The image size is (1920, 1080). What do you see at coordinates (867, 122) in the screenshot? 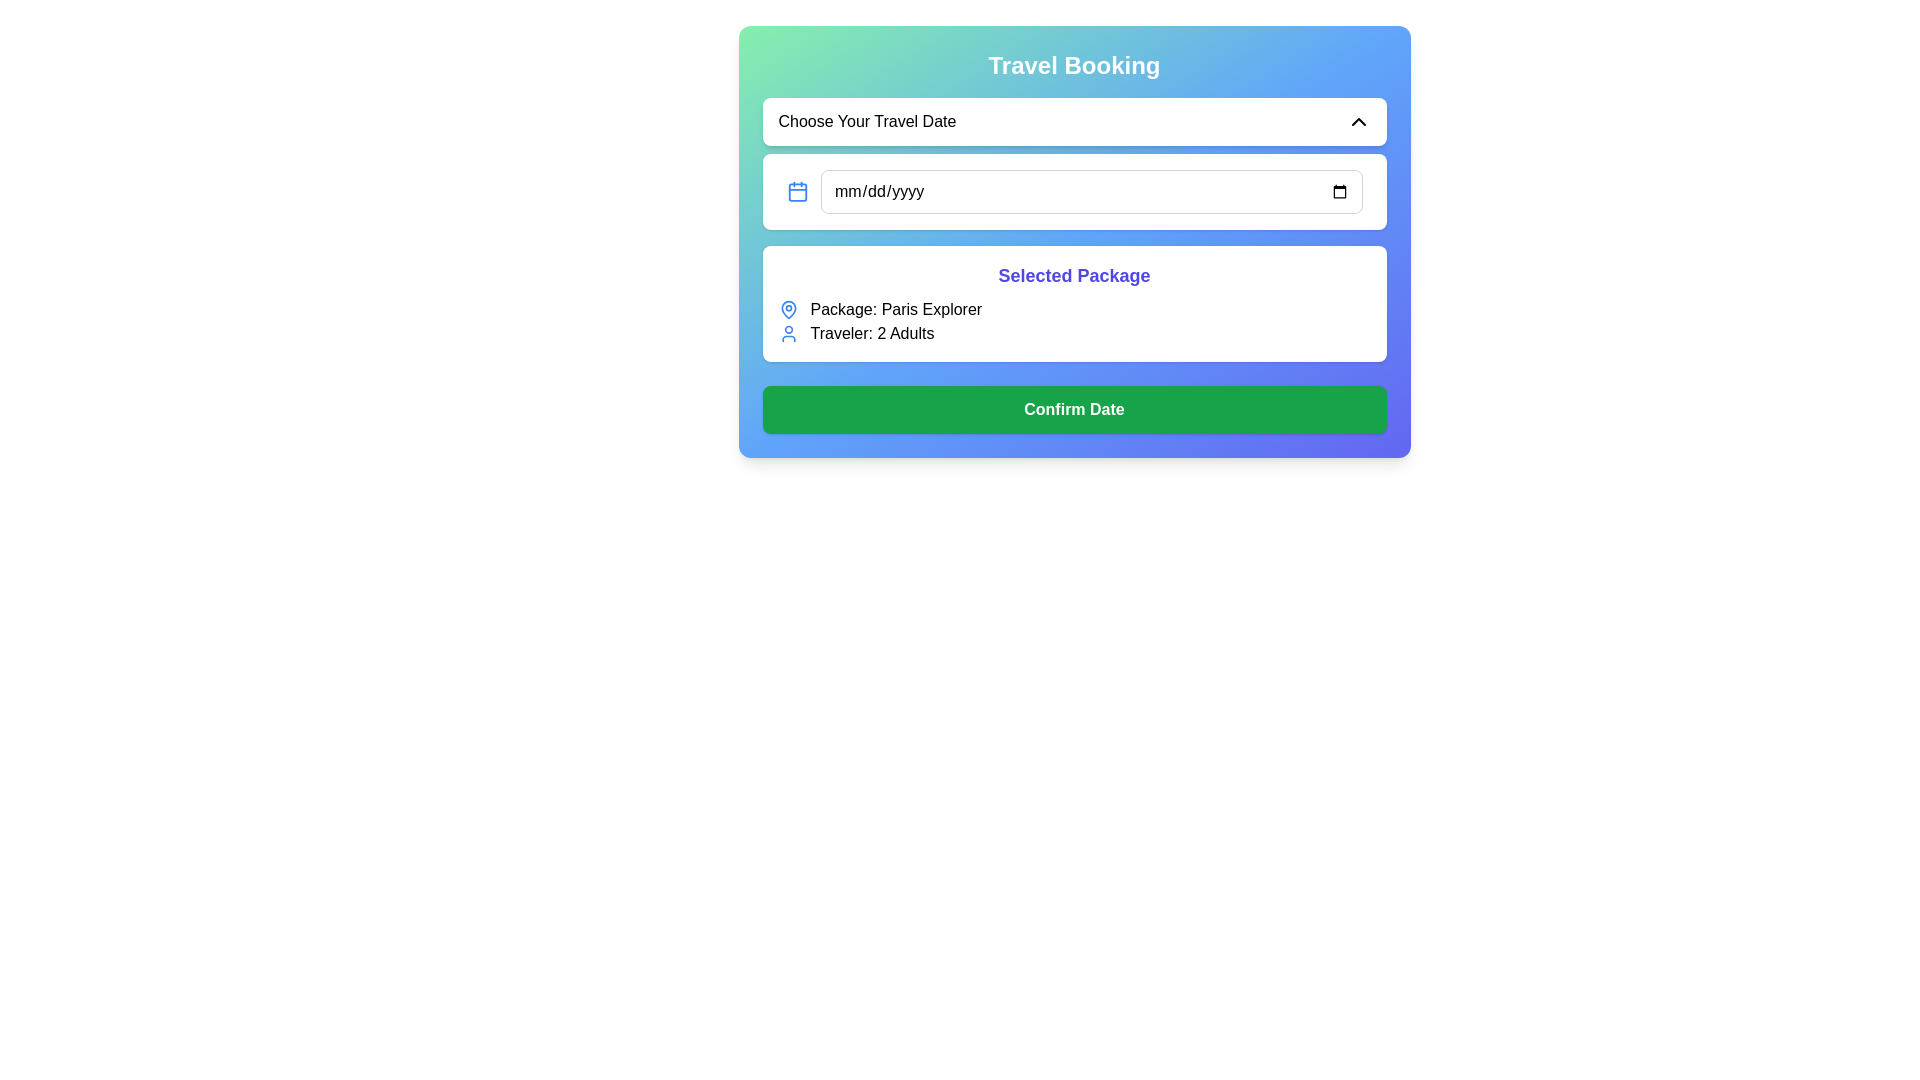
I see `the static text label indicating the purpose of the travel date input field, which is positioned above the date input field and below the 'Travel Booking' title` at bounding box center [867, 122].